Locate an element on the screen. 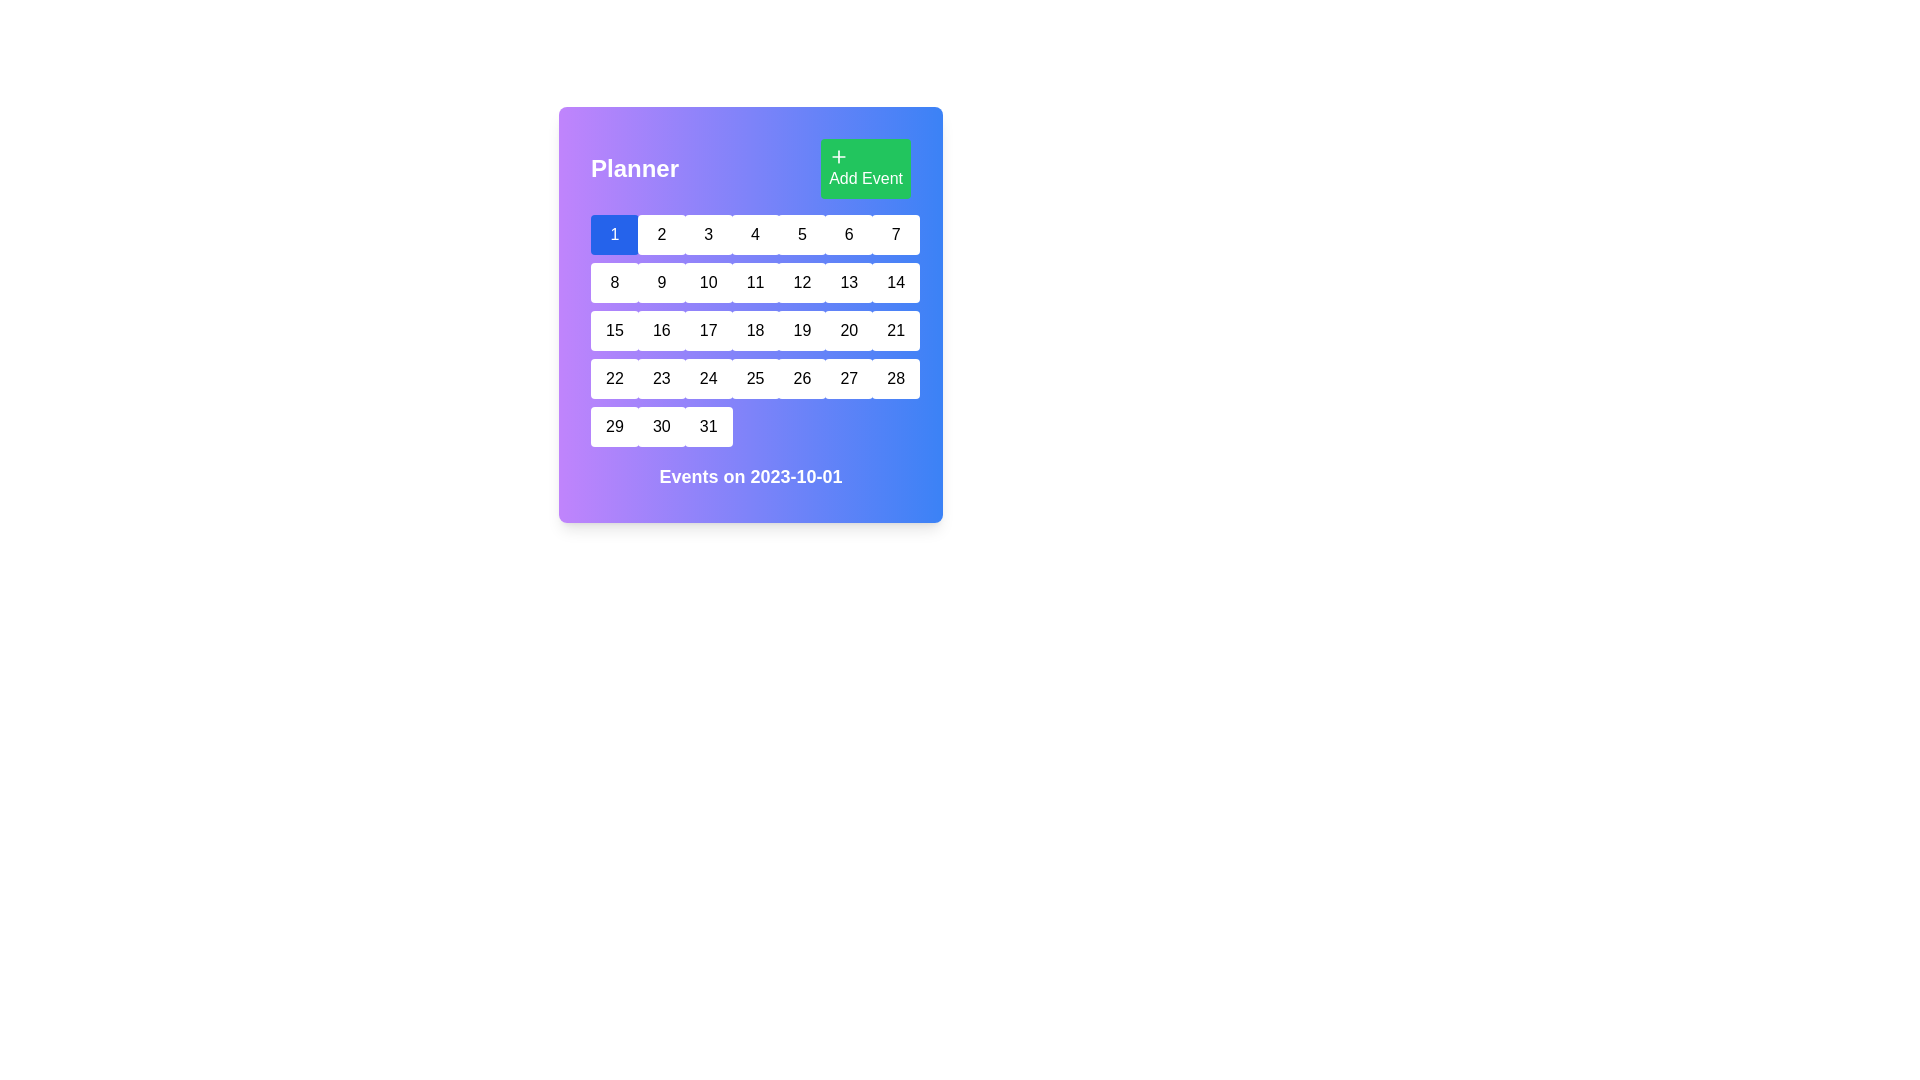  the button displaying the number '23' is located at coordinates (661, 378).